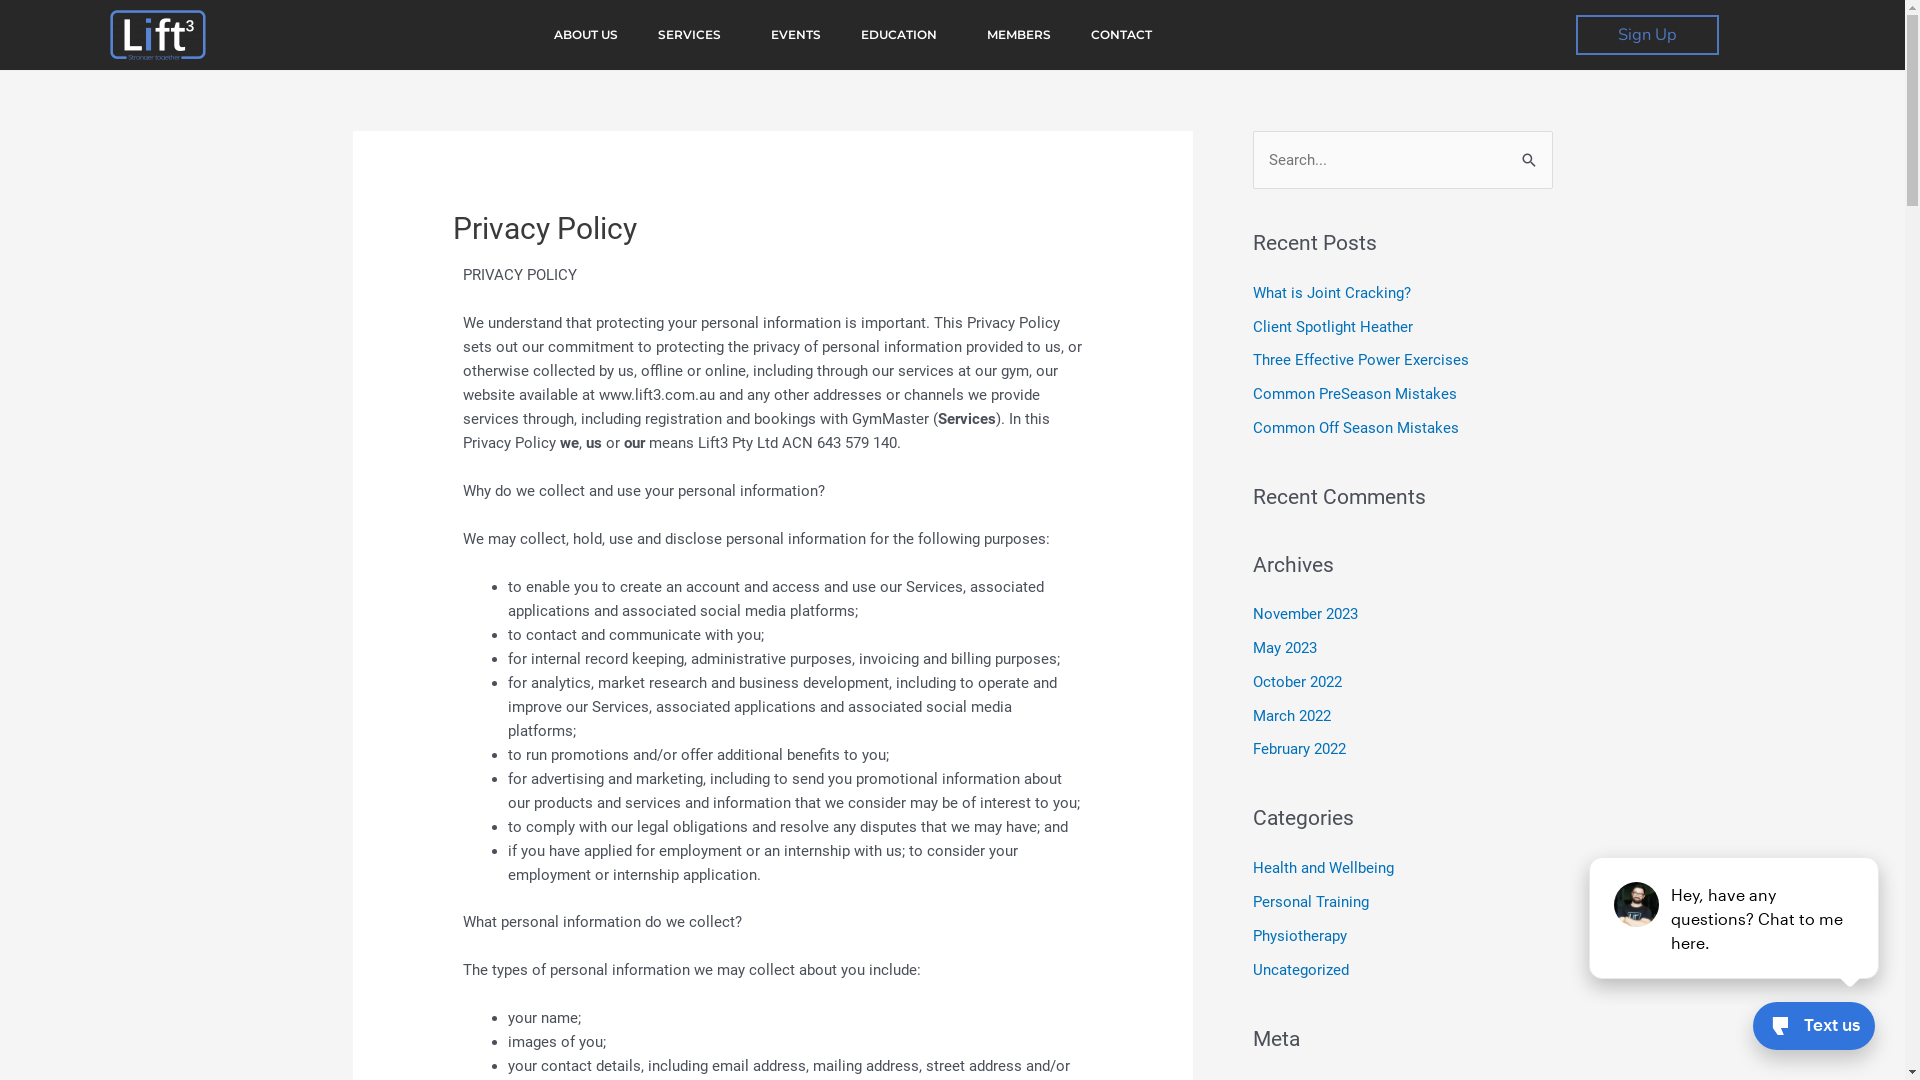  Describe the element at coordinates (1304, 612) in the screenshot. I see `'November 2023'` at that location.